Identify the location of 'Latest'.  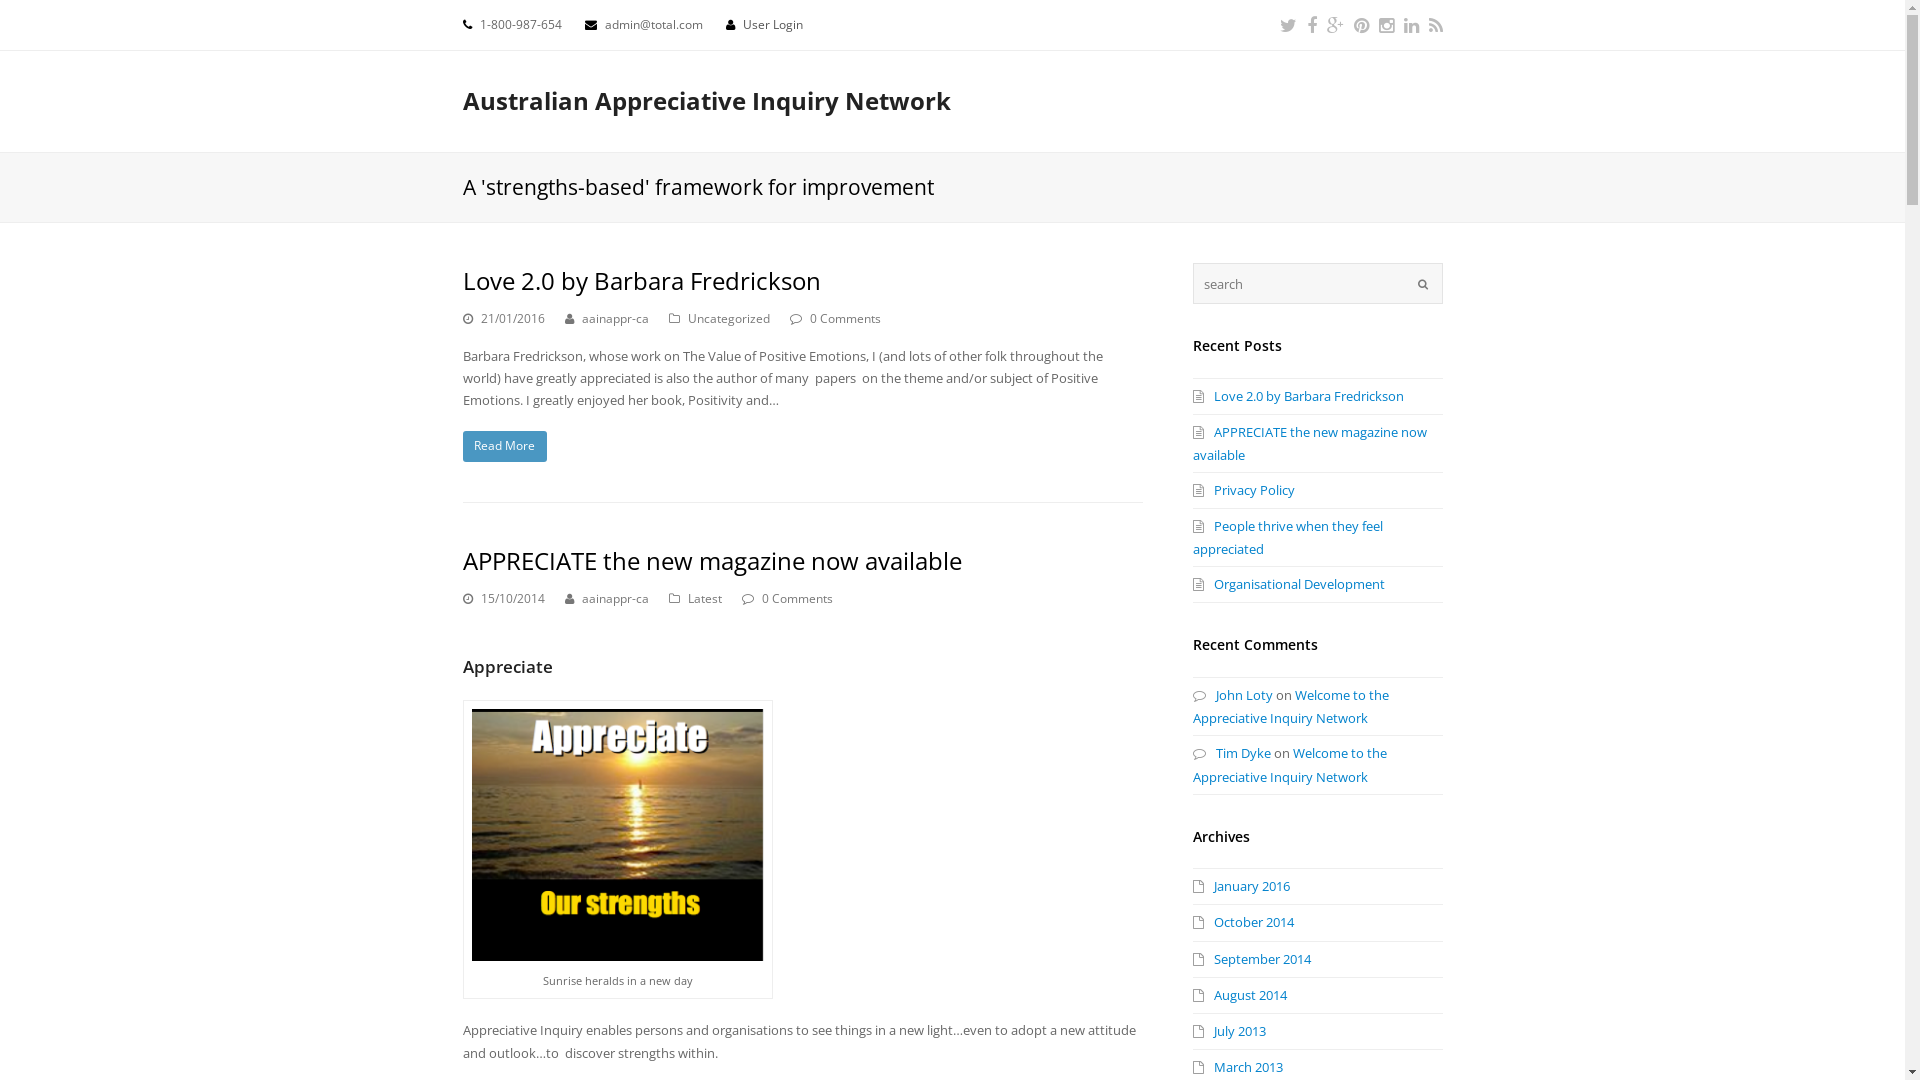
(705, 597).